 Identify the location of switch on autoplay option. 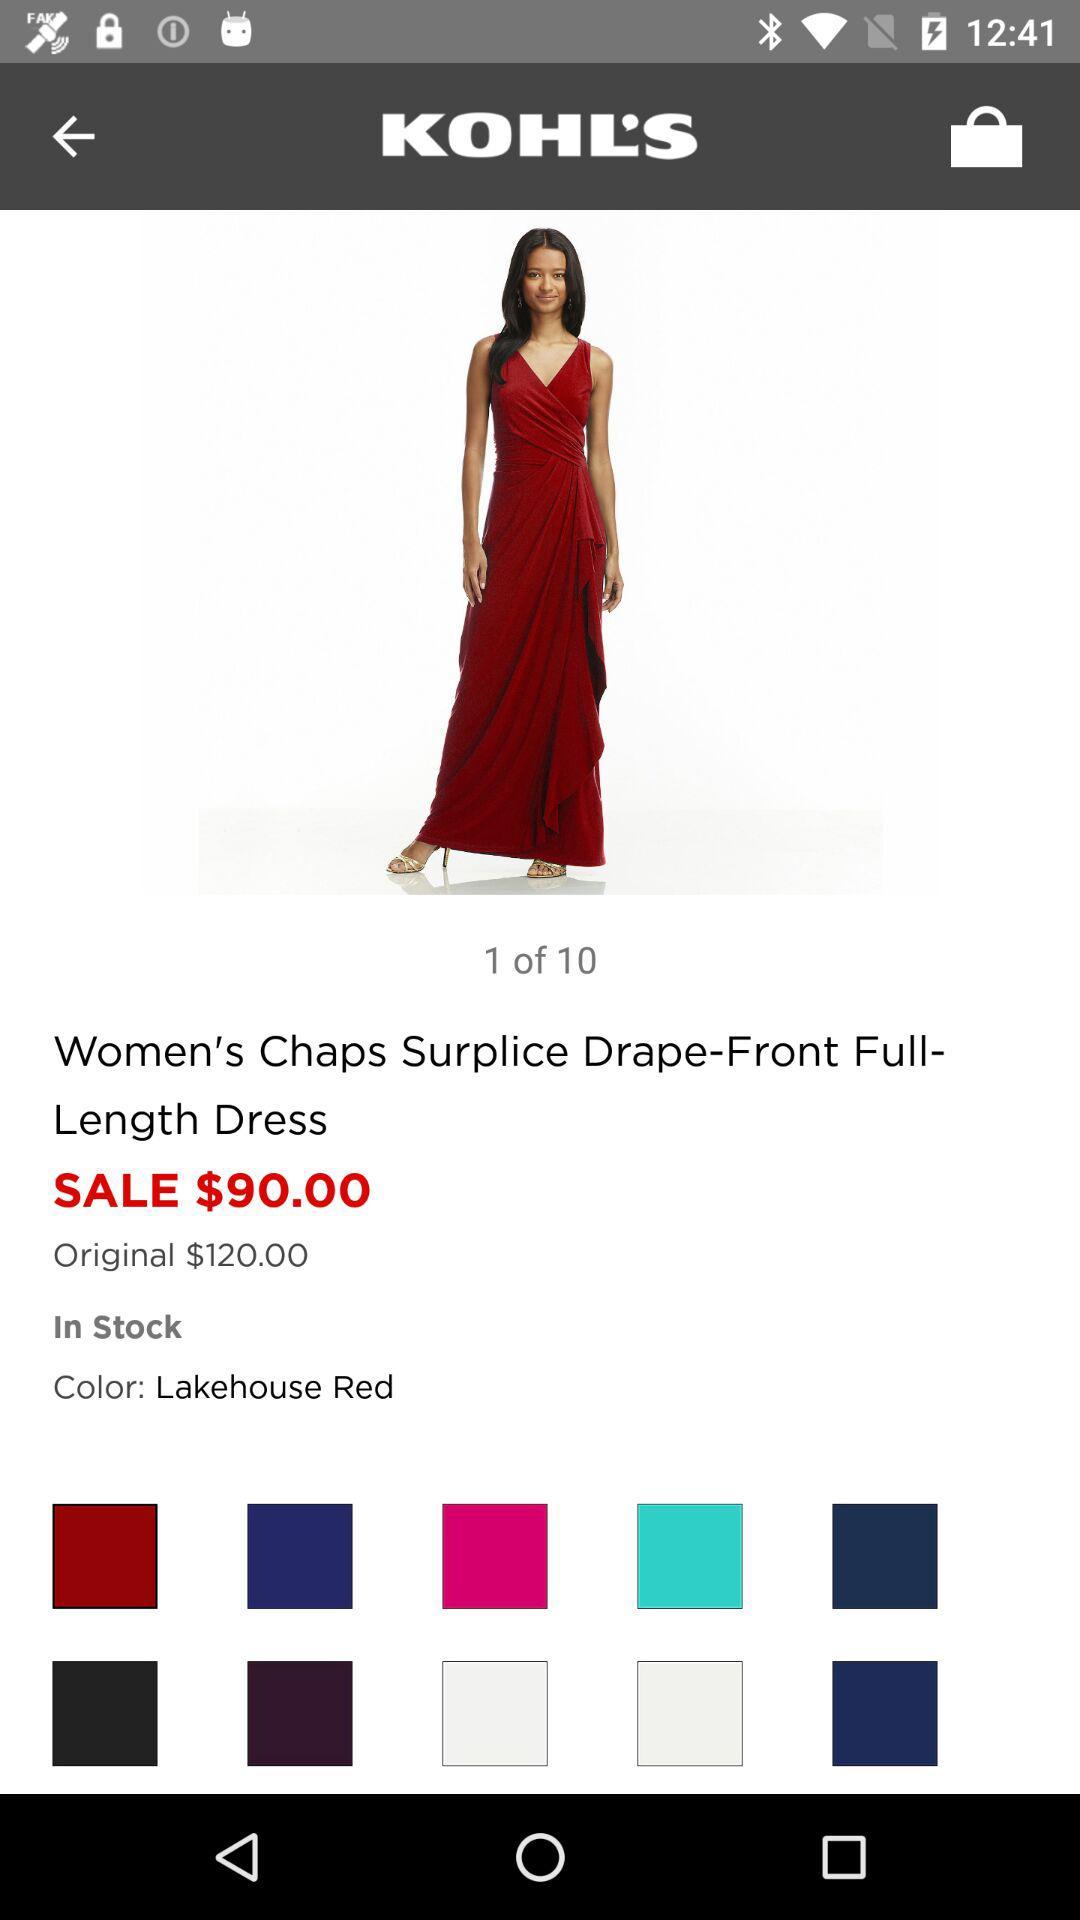
(980, 135).